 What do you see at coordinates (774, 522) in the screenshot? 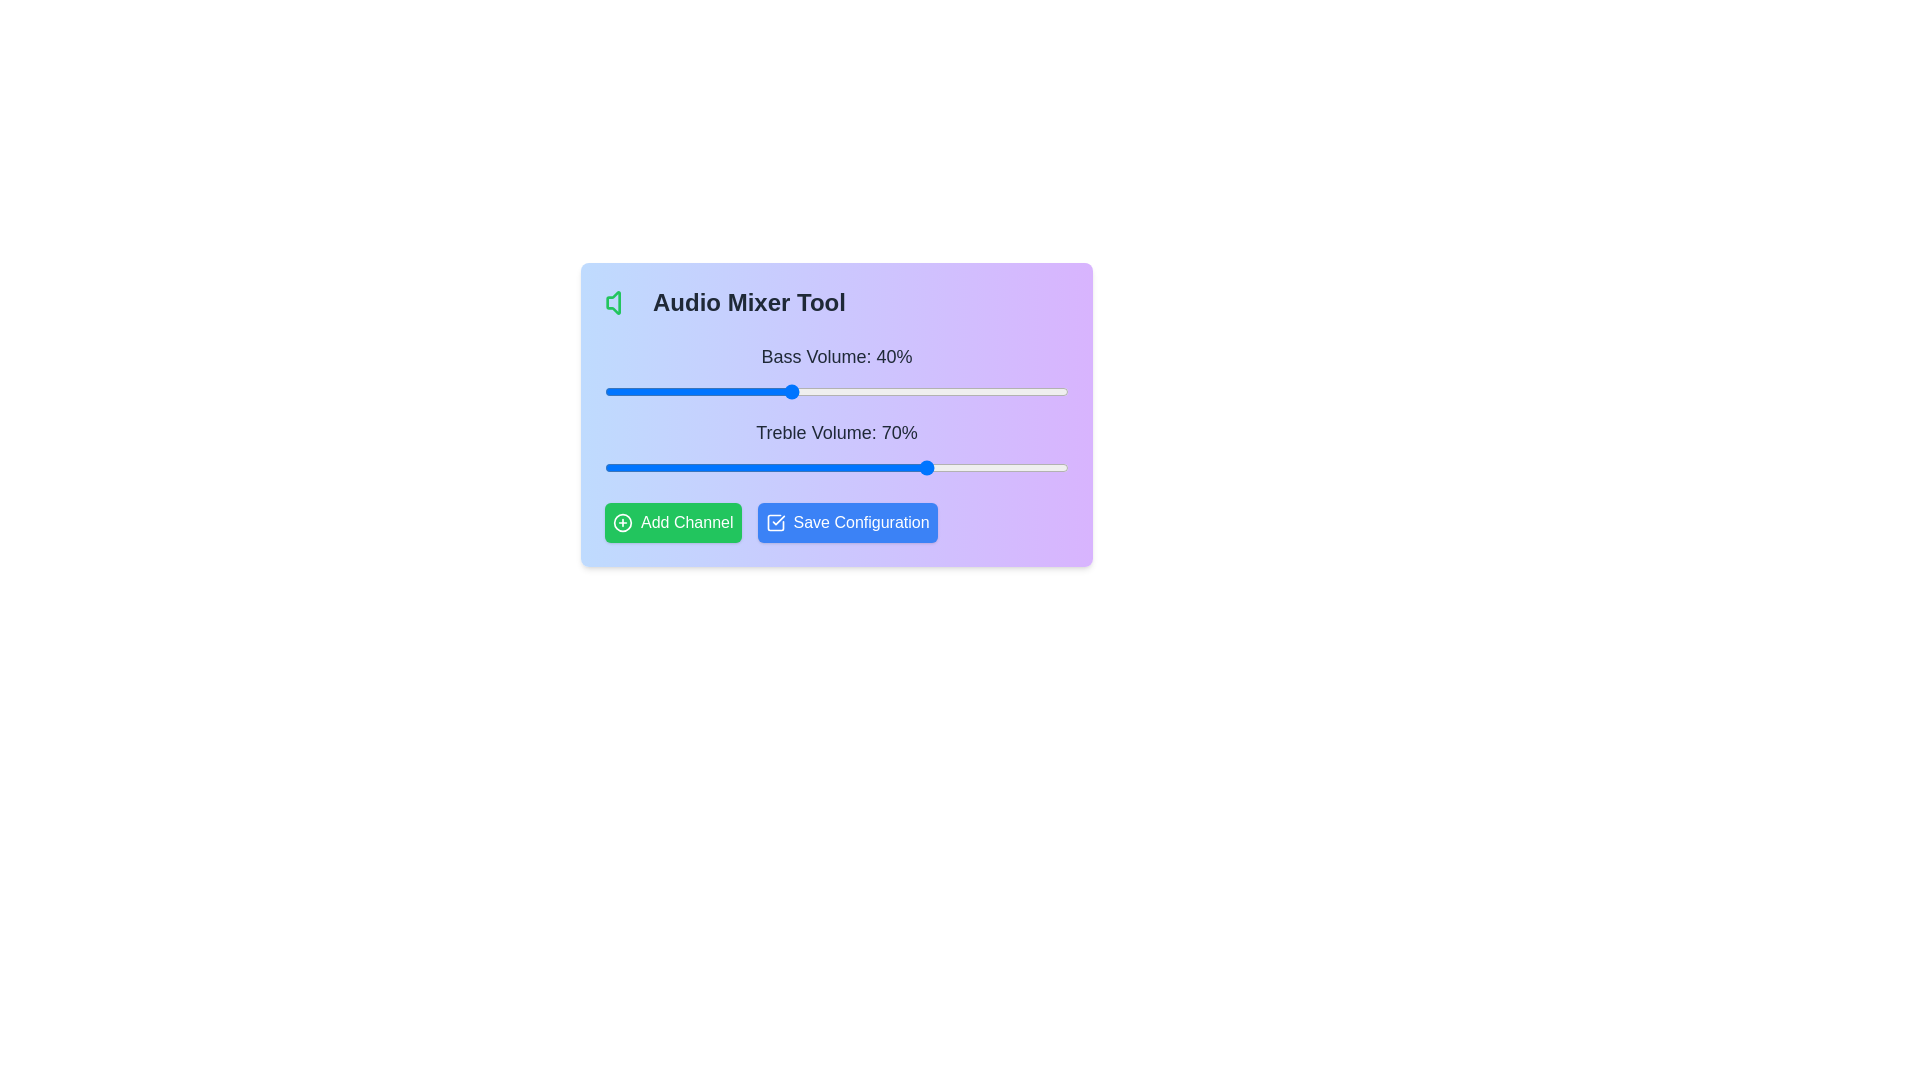
I see `the checkmark icon within the 'Save Configuration' button, which features a blue background and a white outline` at bounding box center [774, 522].